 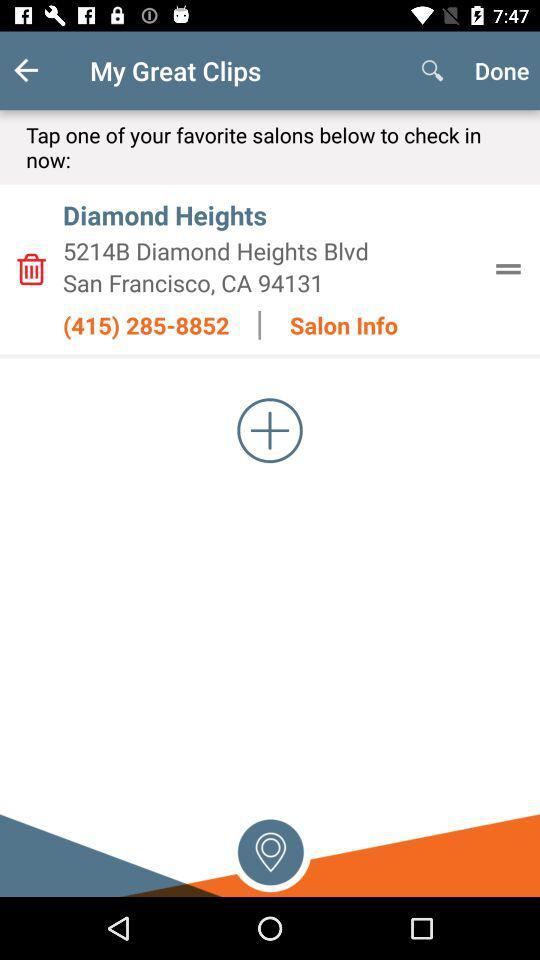 I want to click on the item next to my great clips app, so click(x=431, y=70).